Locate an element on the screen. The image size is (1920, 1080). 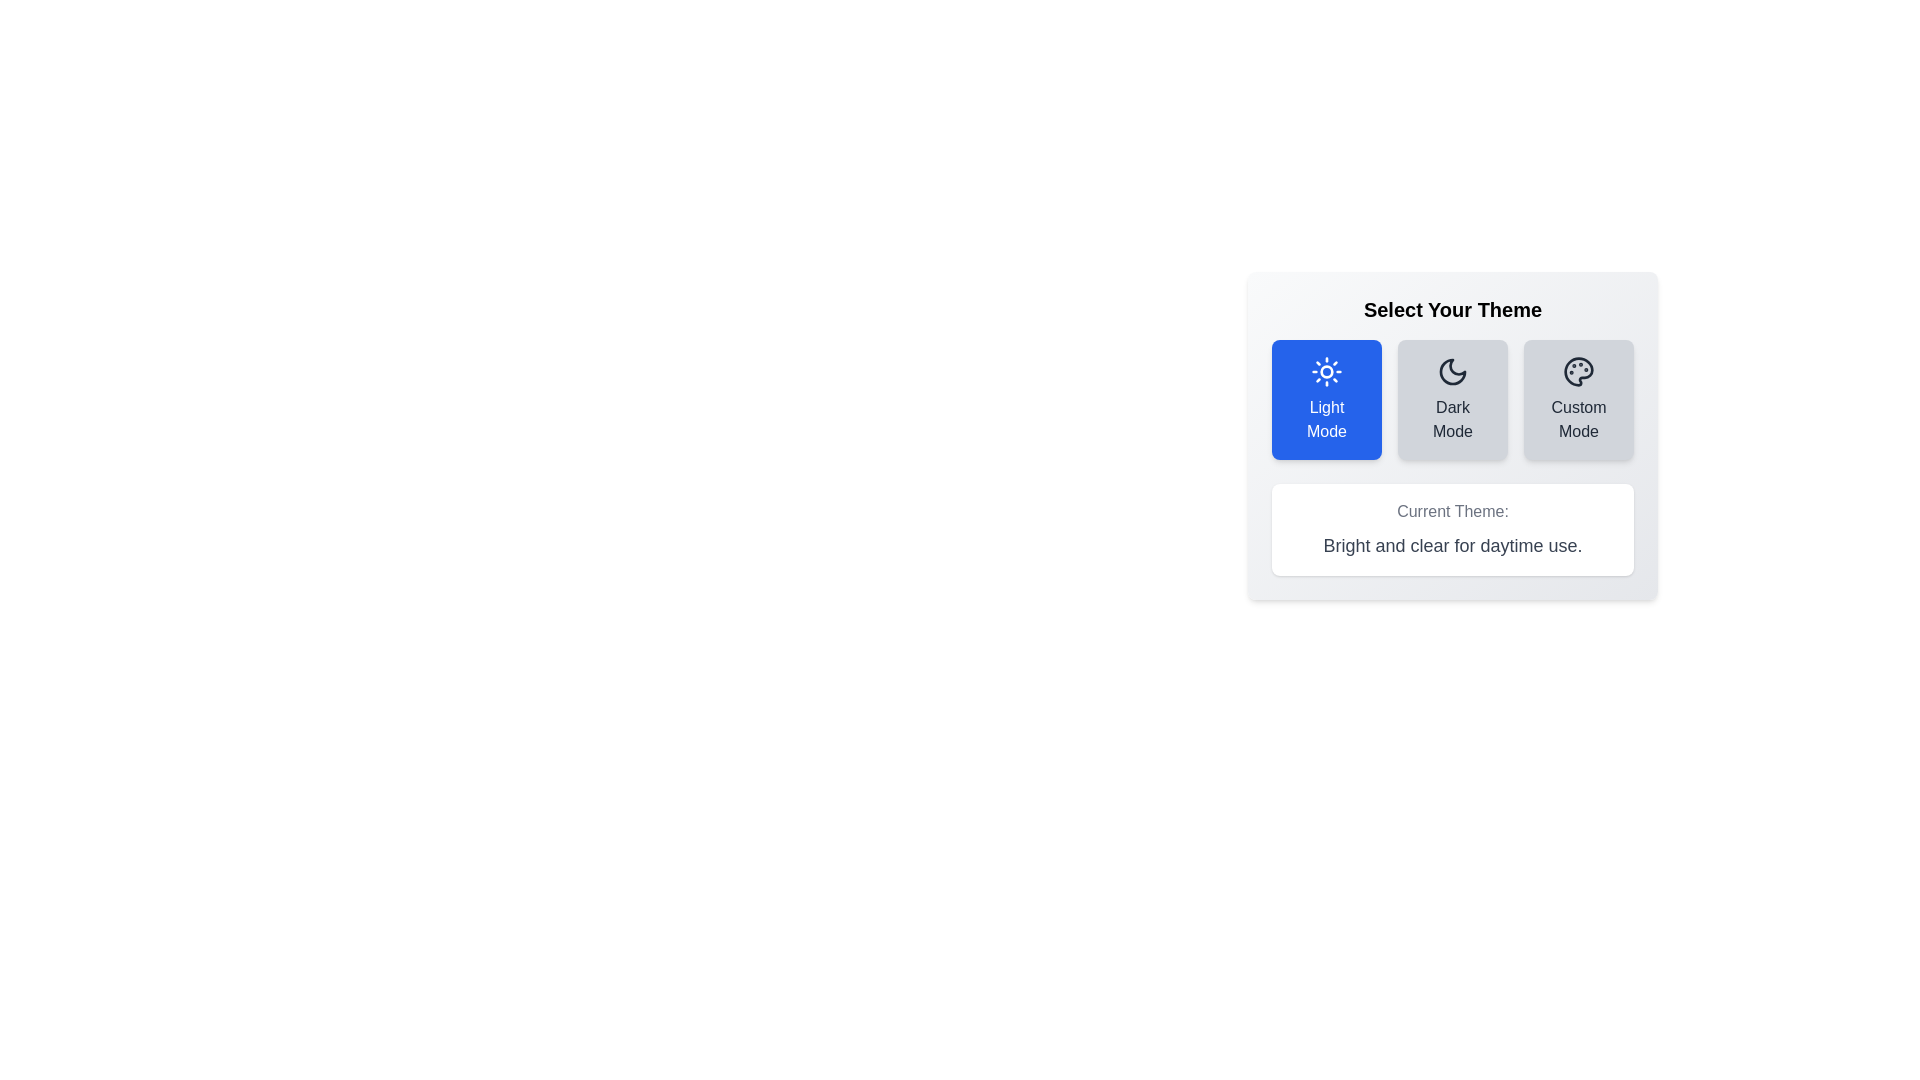
the button corresponding to Dark Mode theme is located at coordinates (1453, 400).